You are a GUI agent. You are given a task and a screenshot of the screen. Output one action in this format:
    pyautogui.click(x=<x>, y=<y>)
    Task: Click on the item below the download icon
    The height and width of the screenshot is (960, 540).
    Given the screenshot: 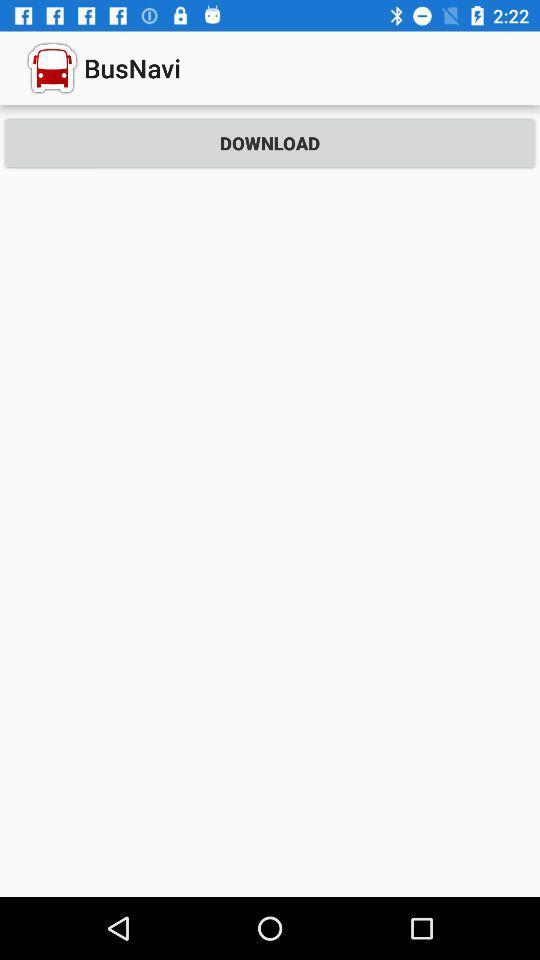 What is the action you would take?
    pyautogui.click(x=270, y=534)
    